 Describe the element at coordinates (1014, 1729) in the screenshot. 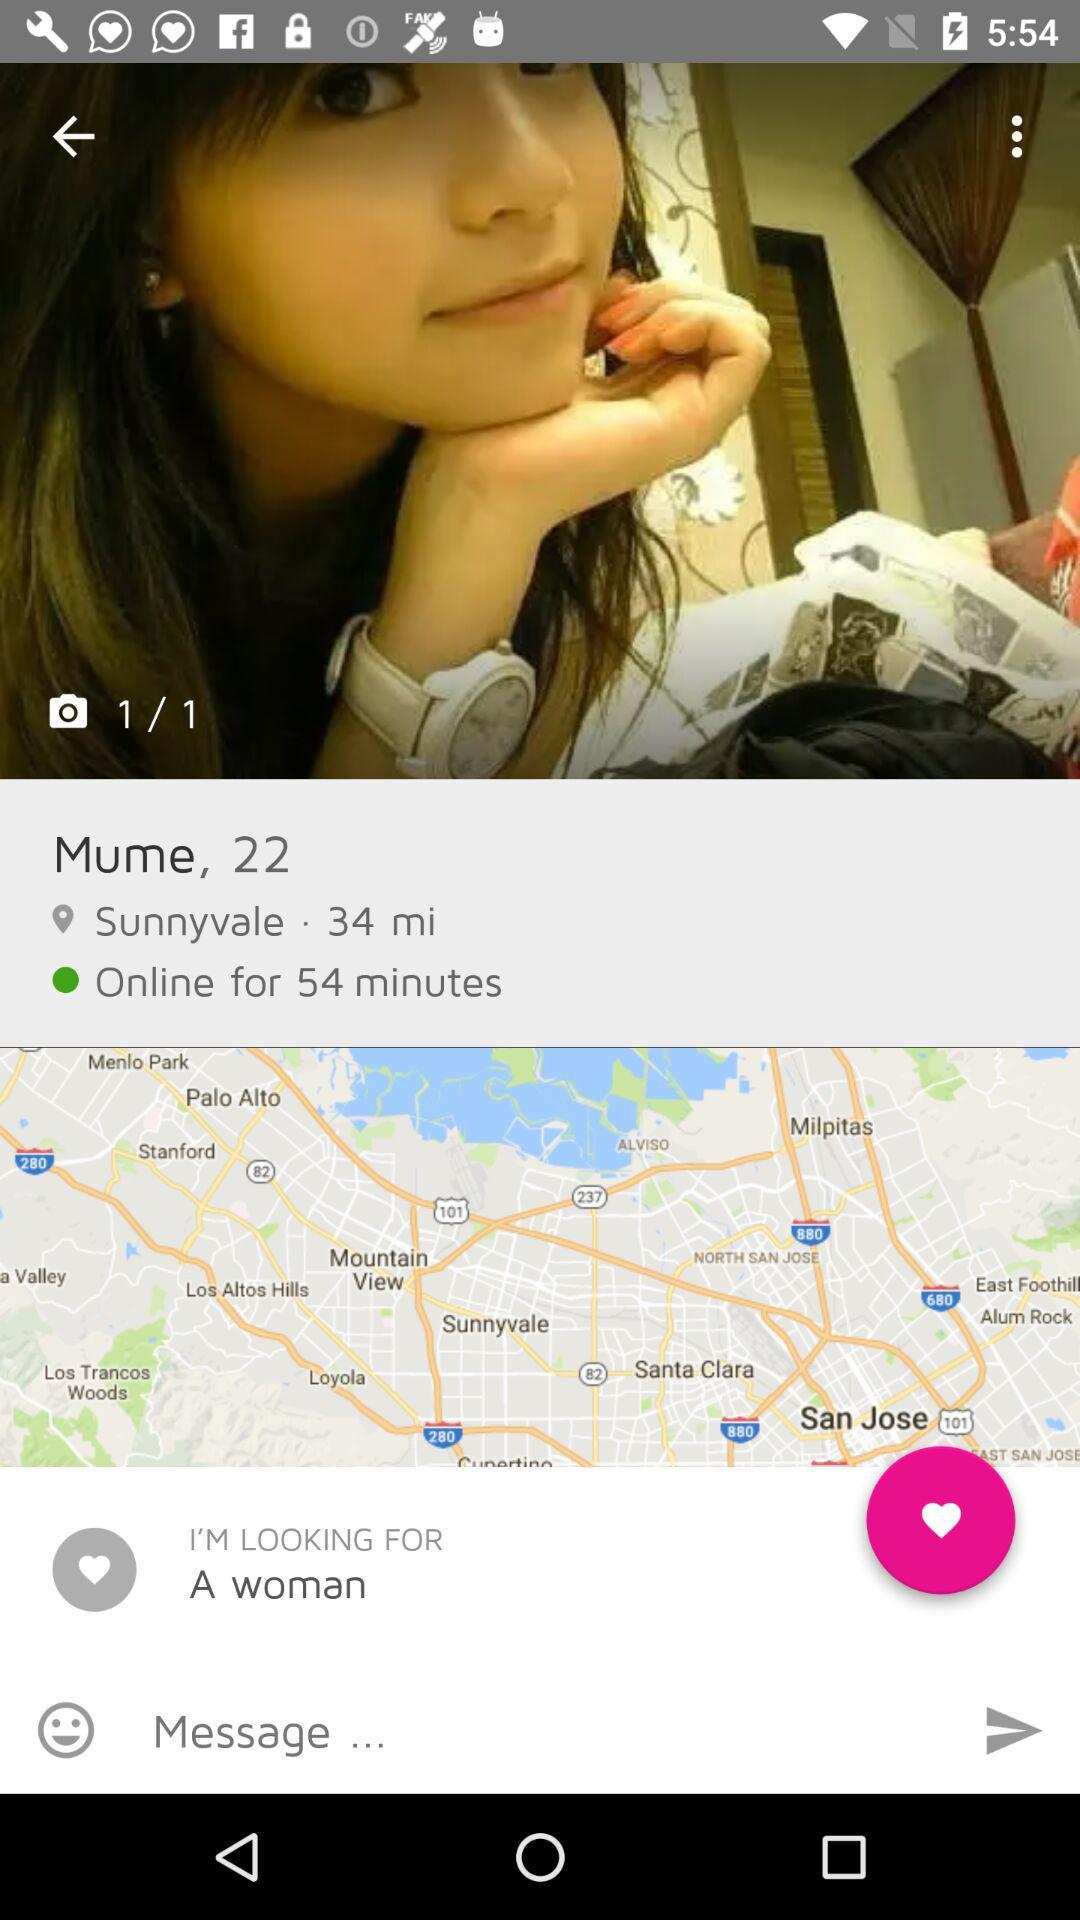

I see `the send icon` at that location.